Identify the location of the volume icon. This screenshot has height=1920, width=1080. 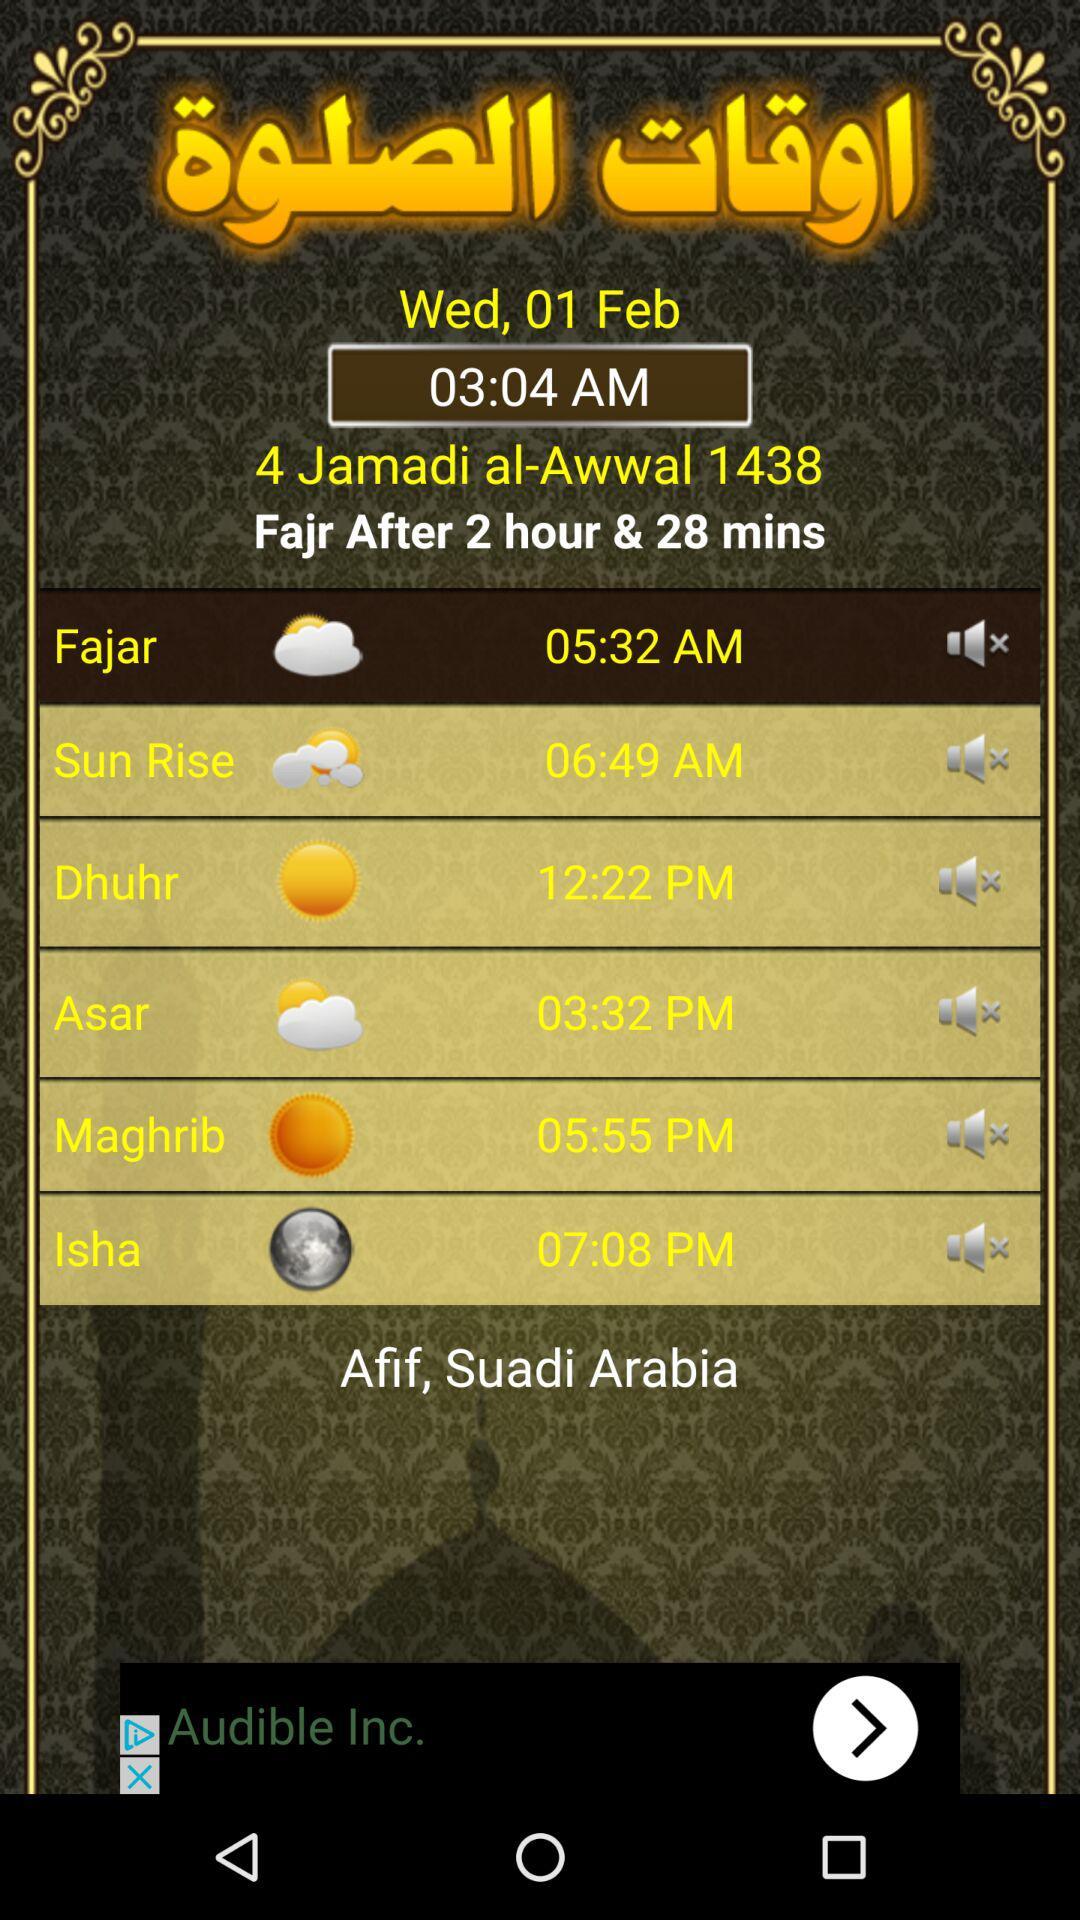
(968, 880).